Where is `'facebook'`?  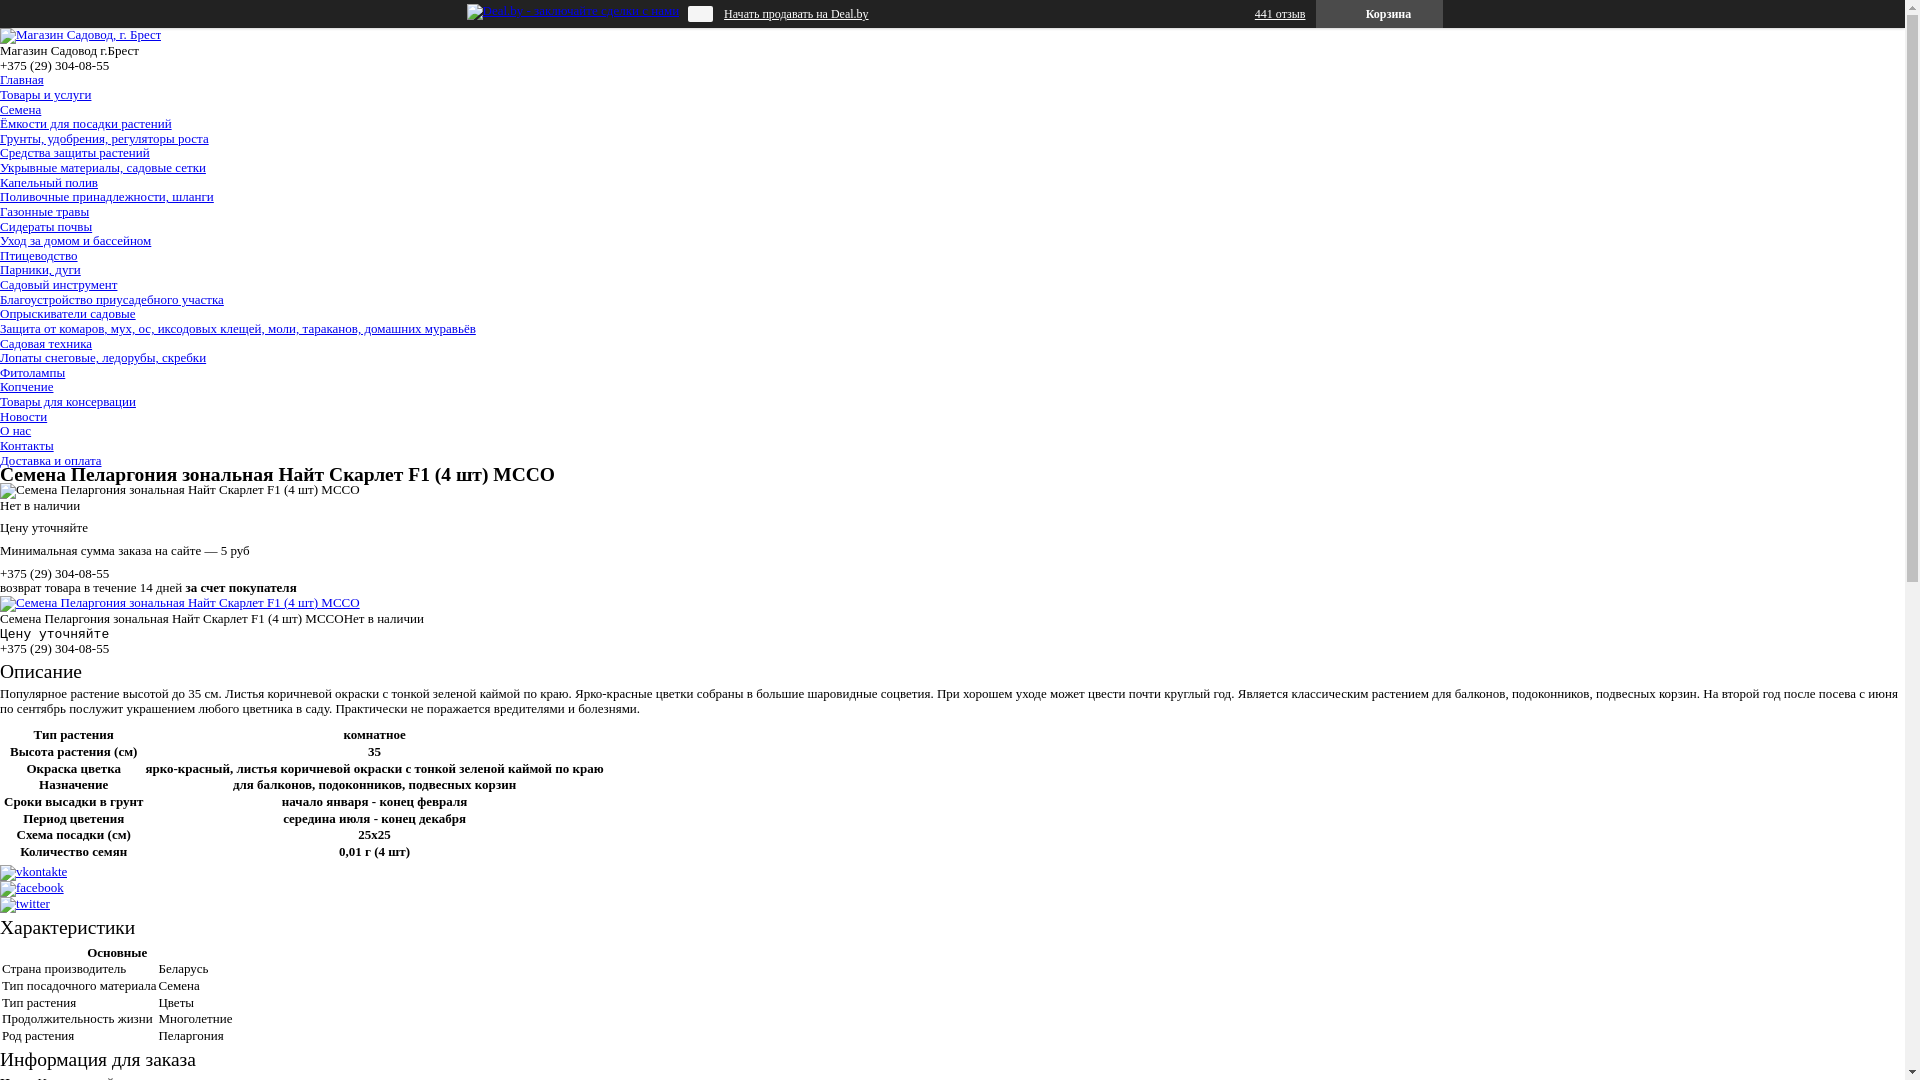 'facebook' is located at coordinates (32, 886).